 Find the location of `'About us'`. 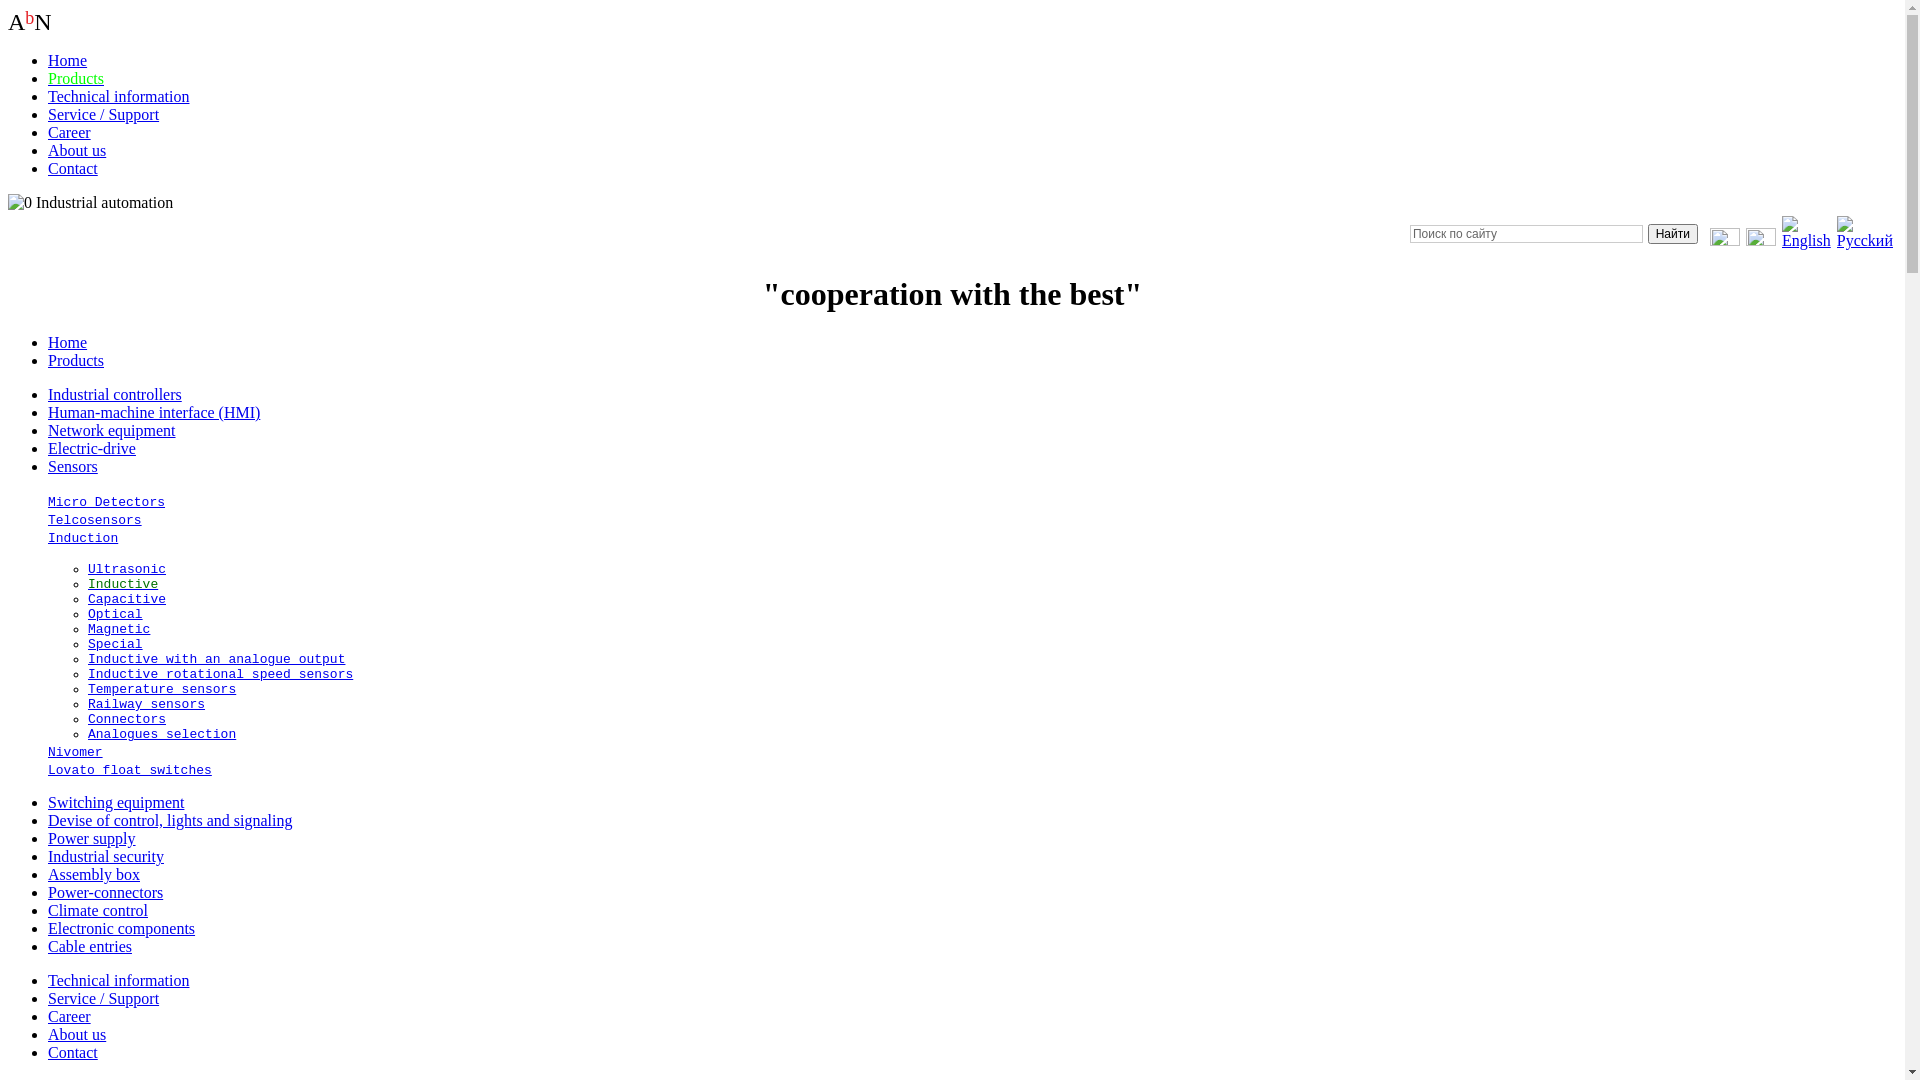

'About us' is located at coordinates (48, 1034).